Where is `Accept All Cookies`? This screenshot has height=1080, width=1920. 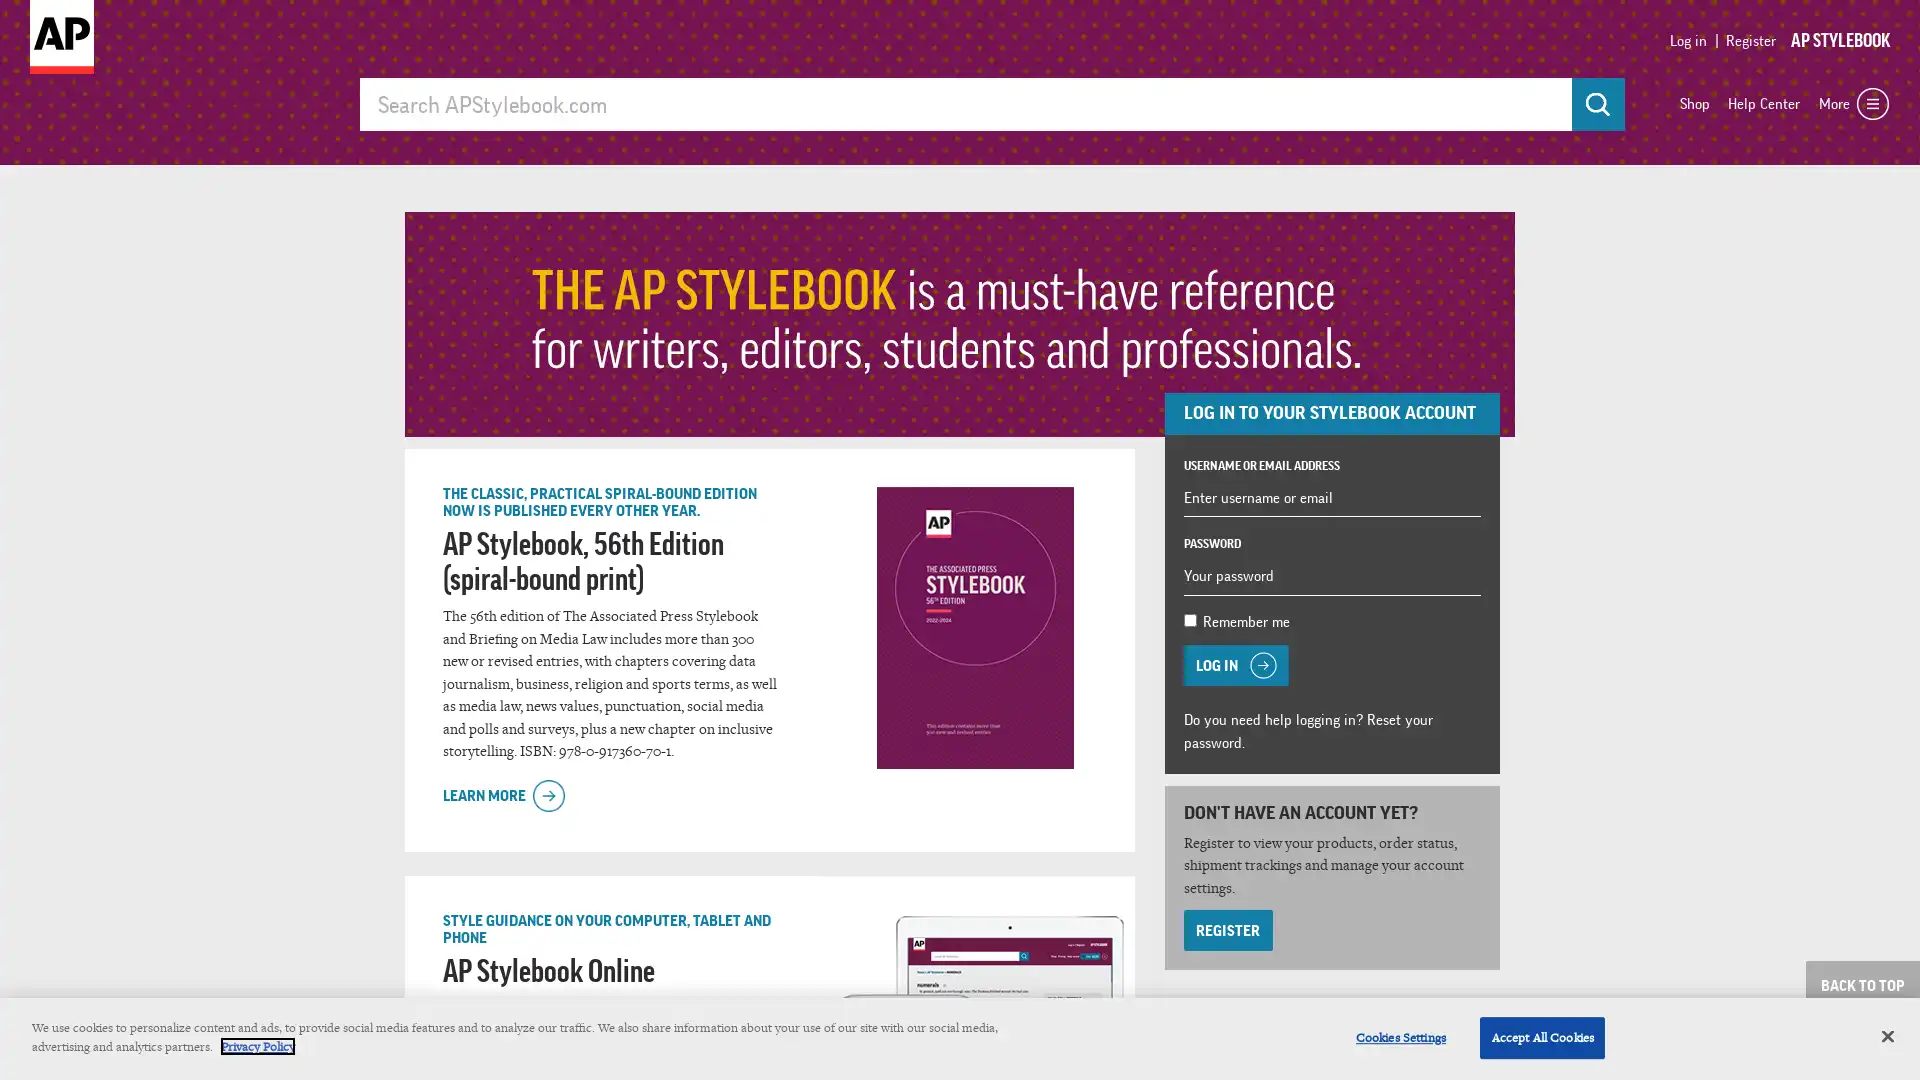
Accept All Cookies is located at coordinates (1541, 1036).